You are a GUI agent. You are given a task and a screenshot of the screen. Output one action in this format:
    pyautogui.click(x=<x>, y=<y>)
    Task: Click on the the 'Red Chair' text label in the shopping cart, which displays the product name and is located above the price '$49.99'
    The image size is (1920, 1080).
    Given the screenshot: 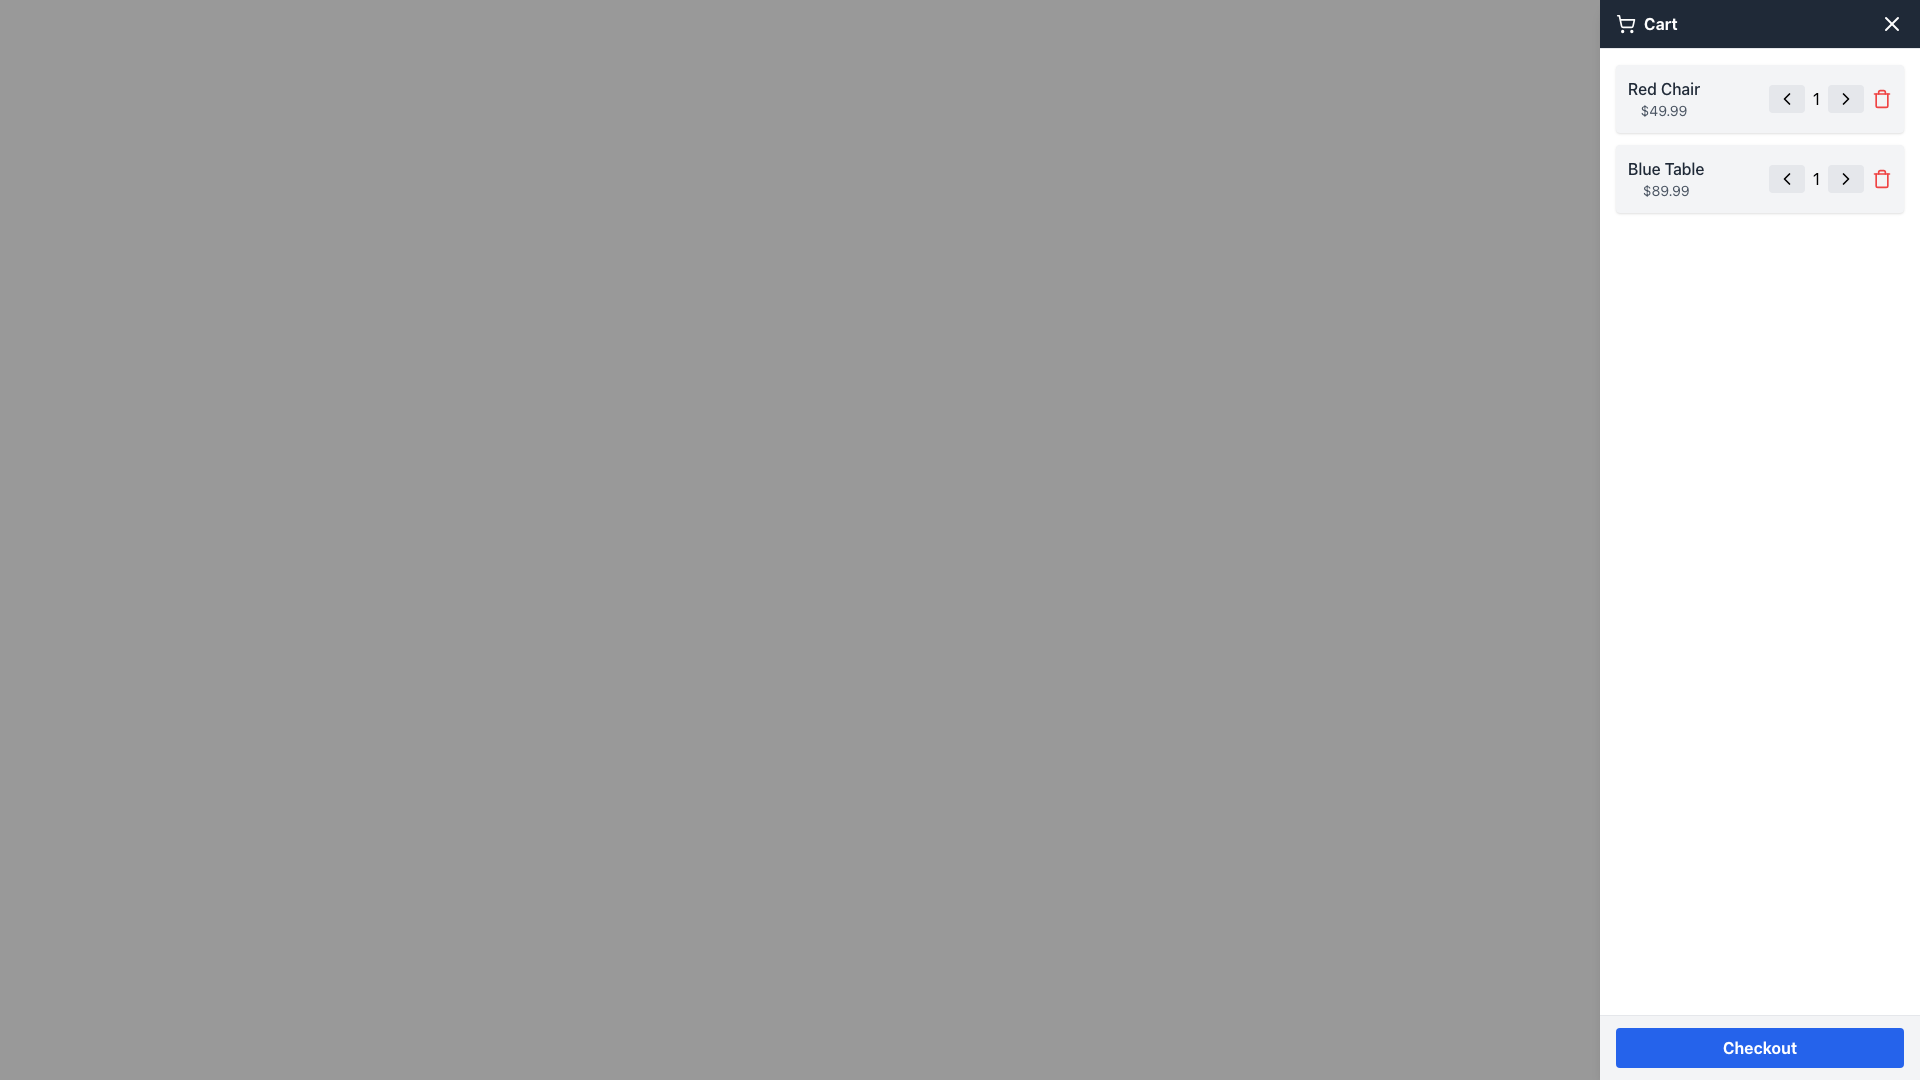 What is the action you would take?
    pyautogui.click(x=1664, y=87)
    